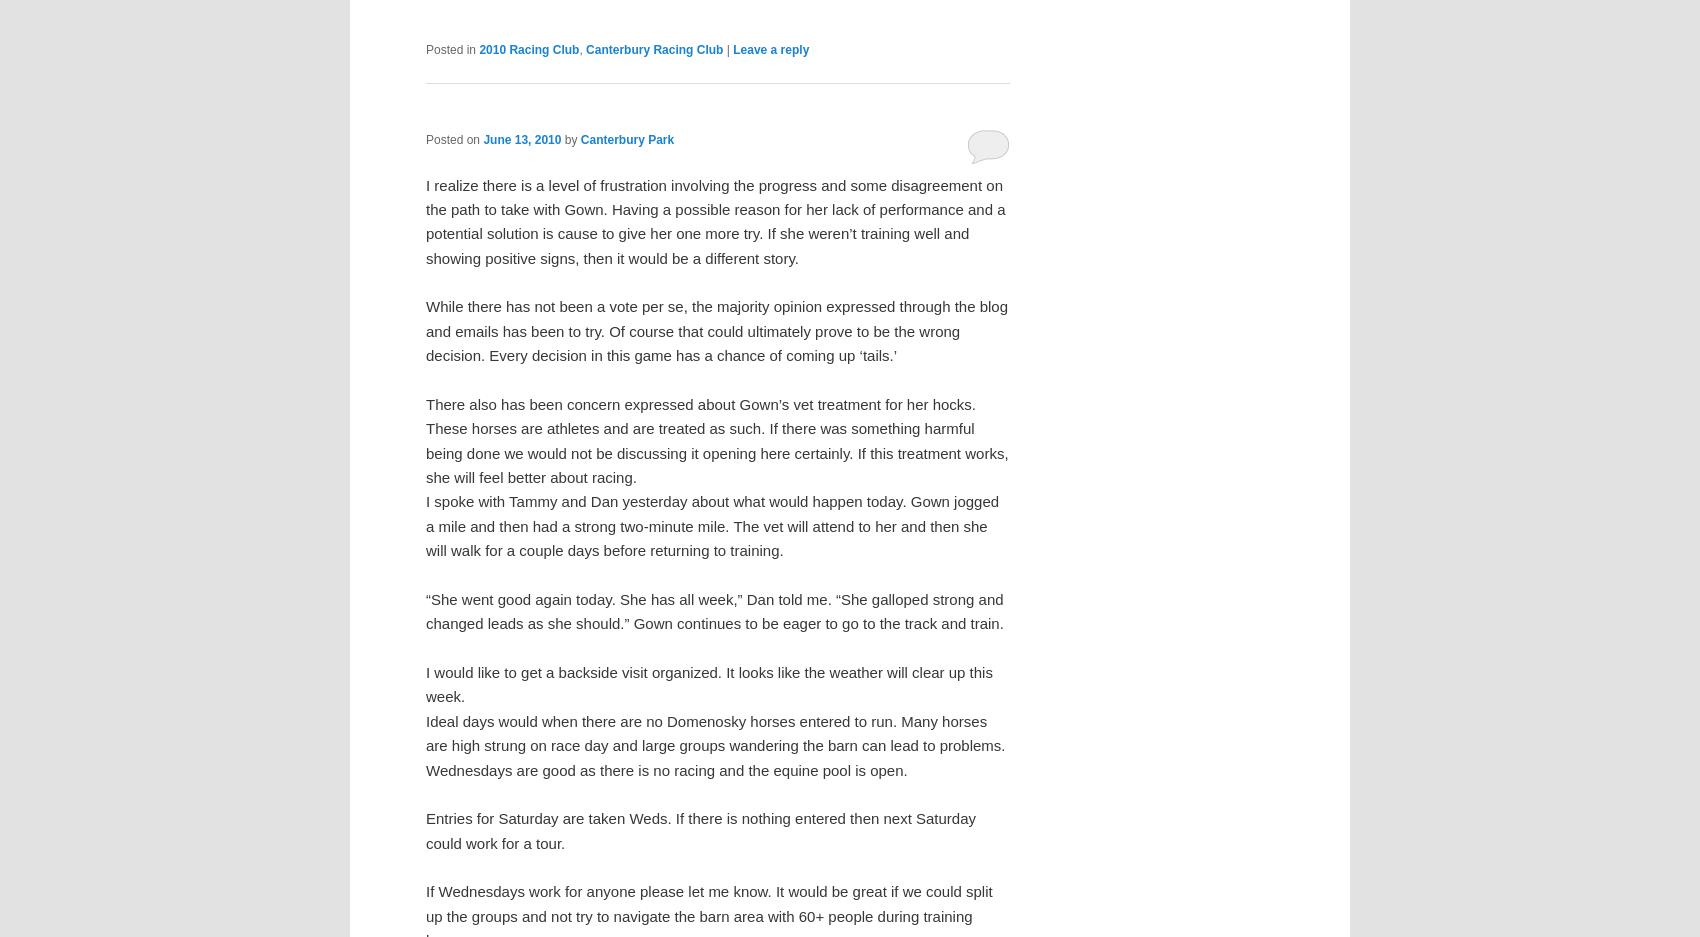  Describe the element at coordinates (454, 139) in the screenshot. I see `'Posted on'` at that location.